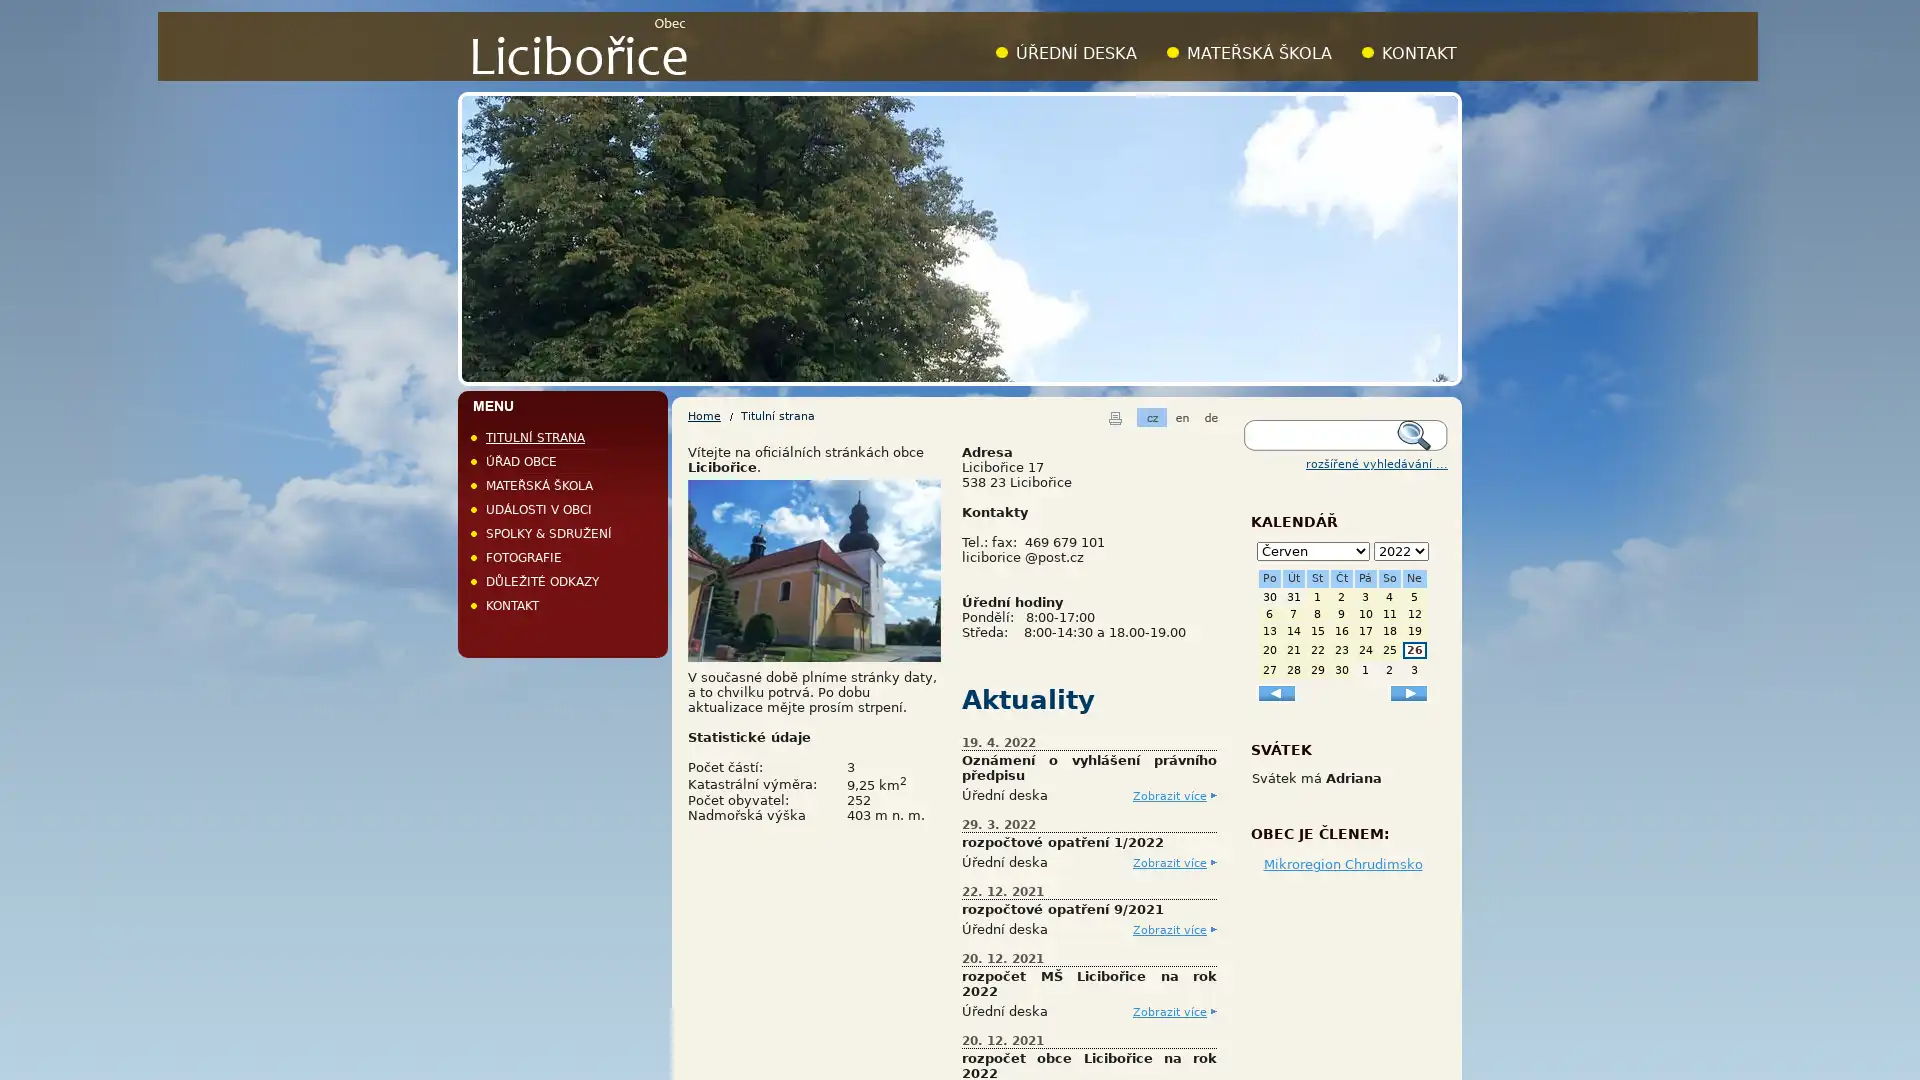 The width and height of the screenshot is (1920, 1080). Describe the element at coordinates (1275, 691) in the screenshot. I see `predchozi` at that location.